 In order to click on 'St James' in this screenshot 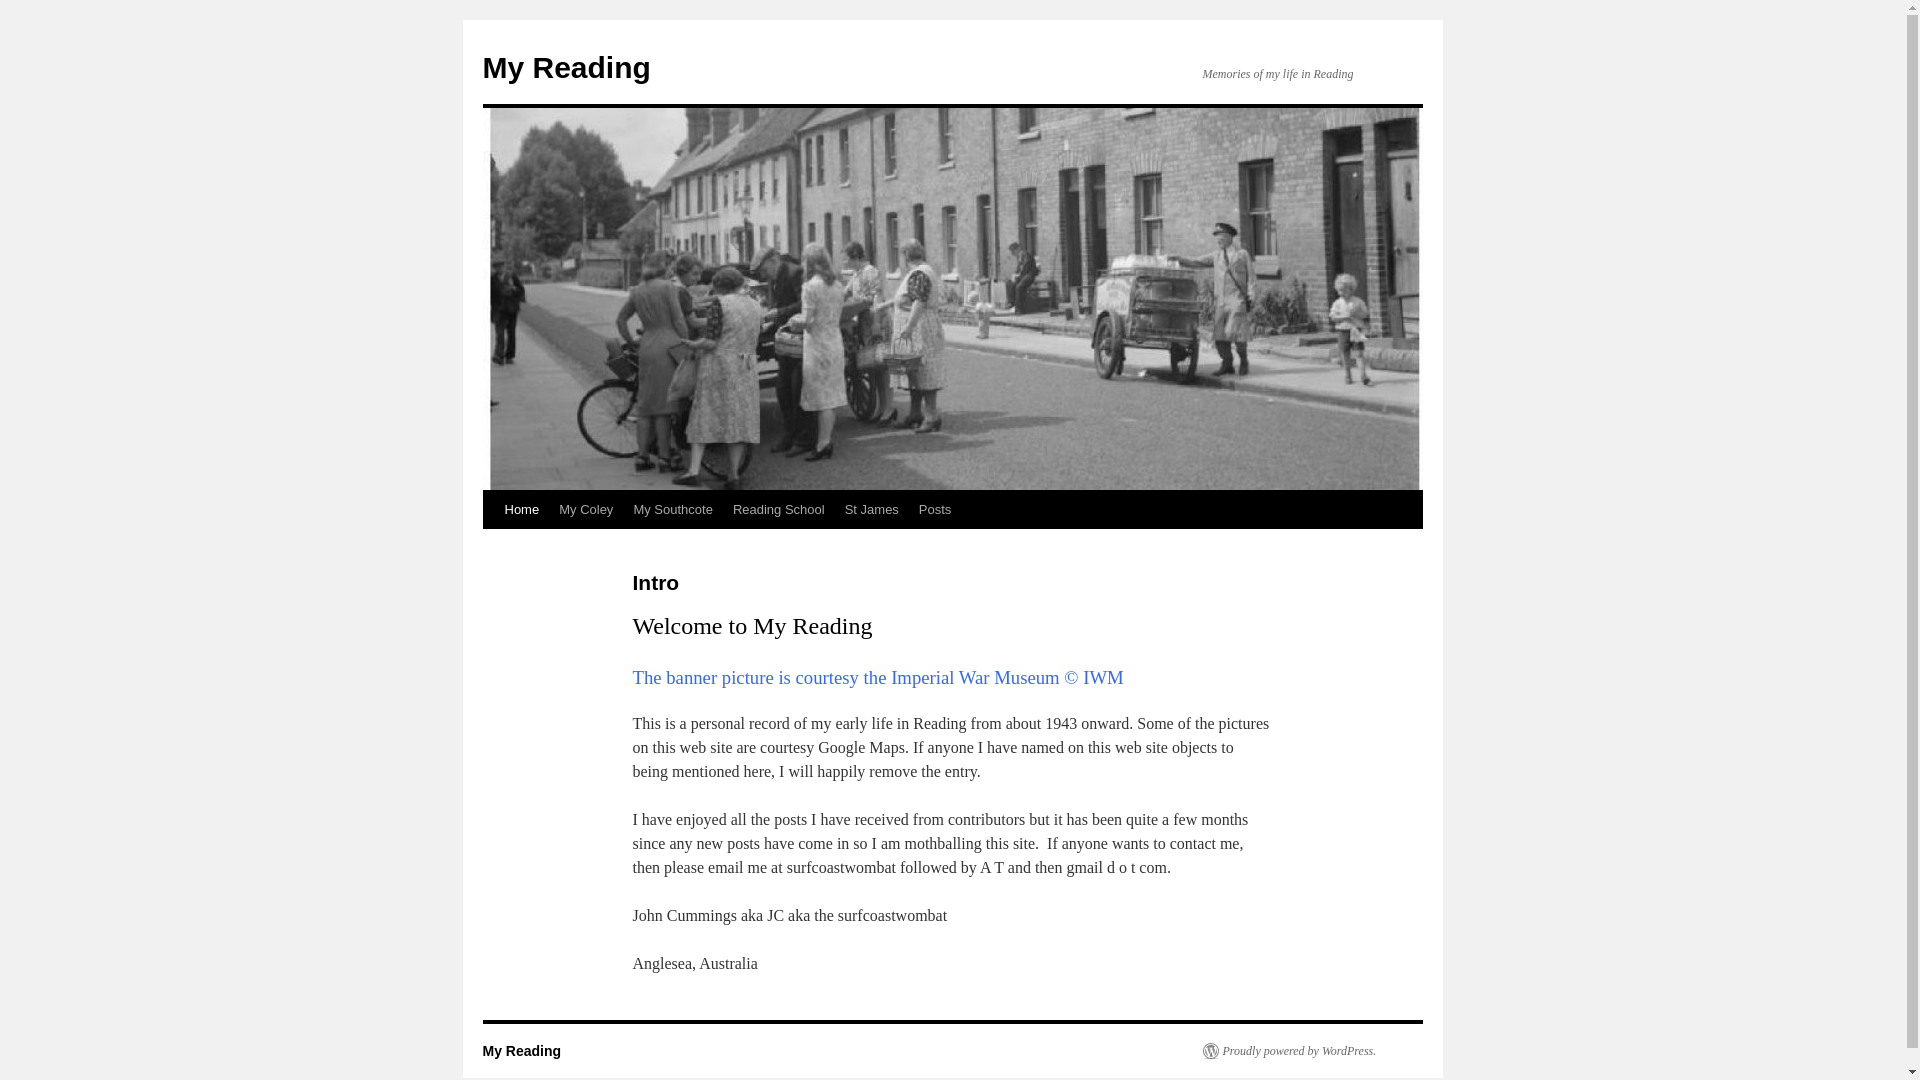, I will do `click(872, 508)`.